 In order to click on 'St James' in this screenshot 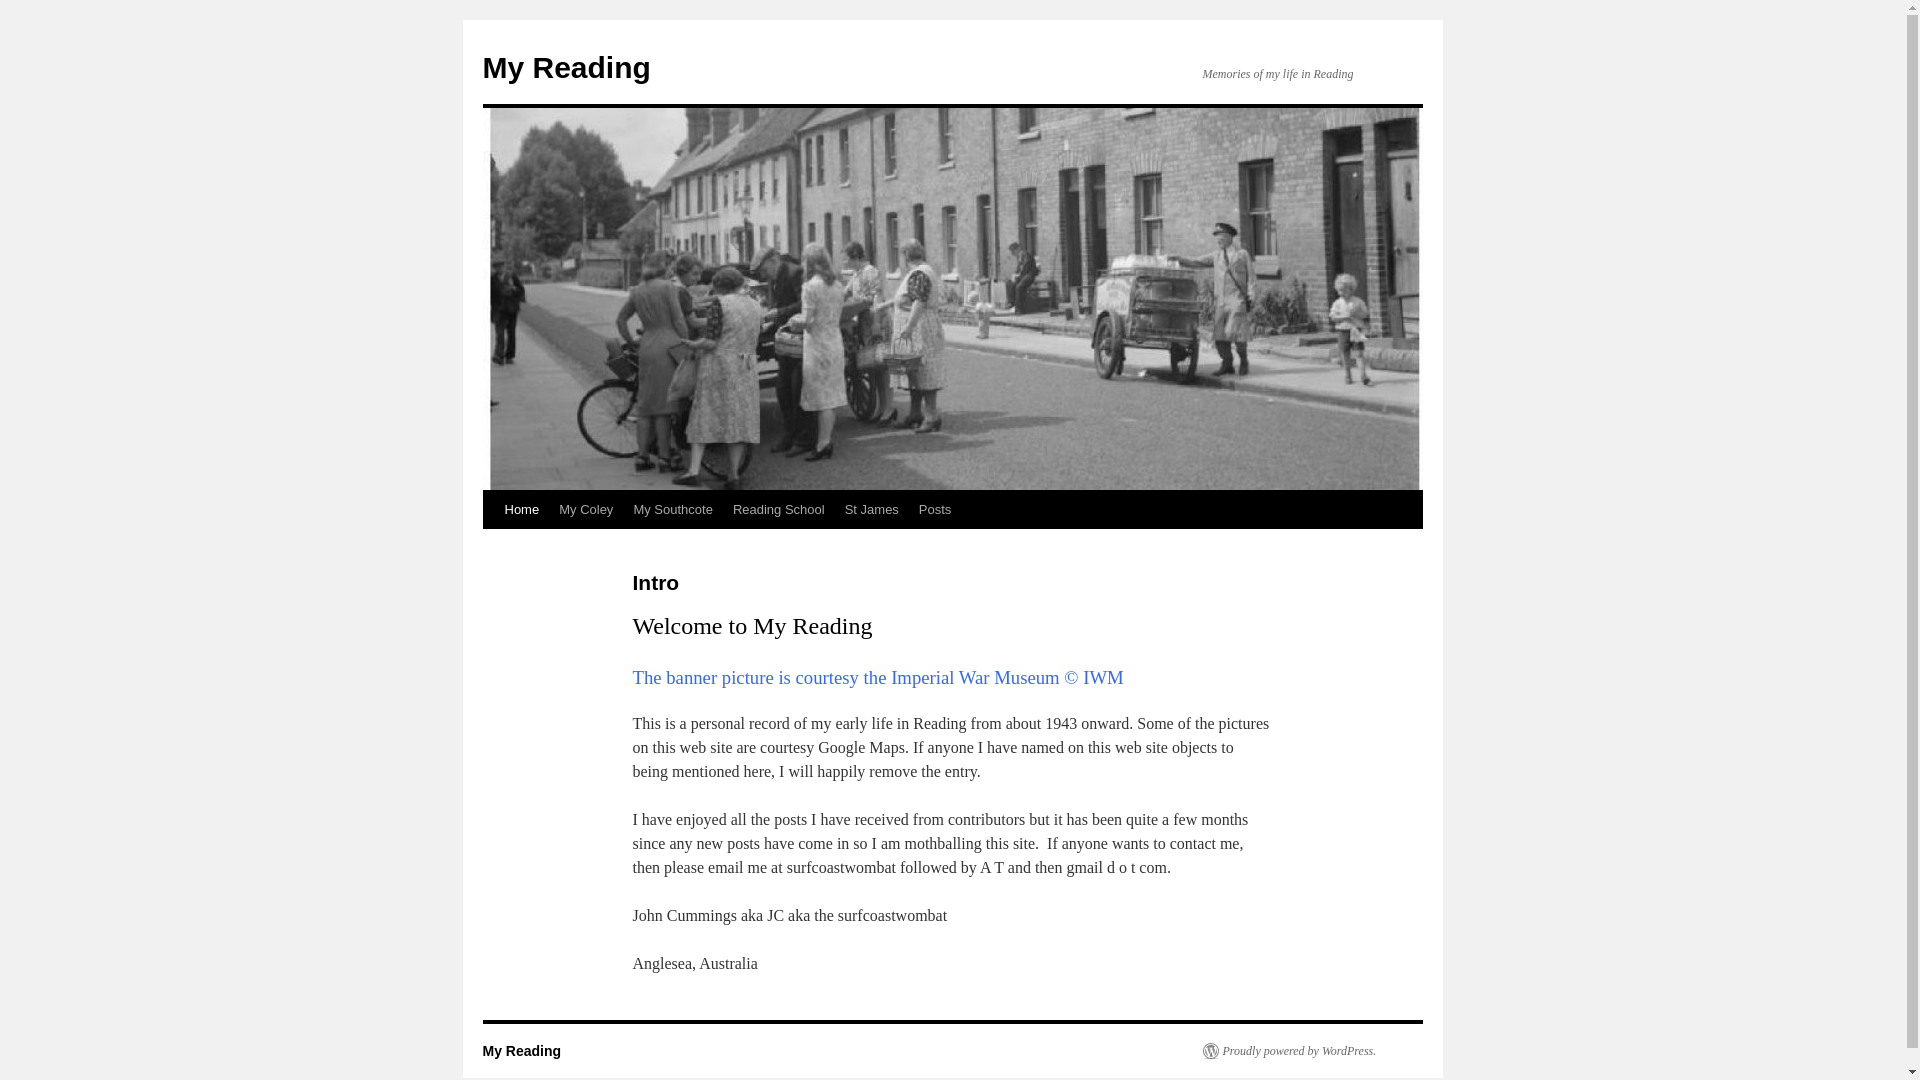, I will do `click(872, 508)`.